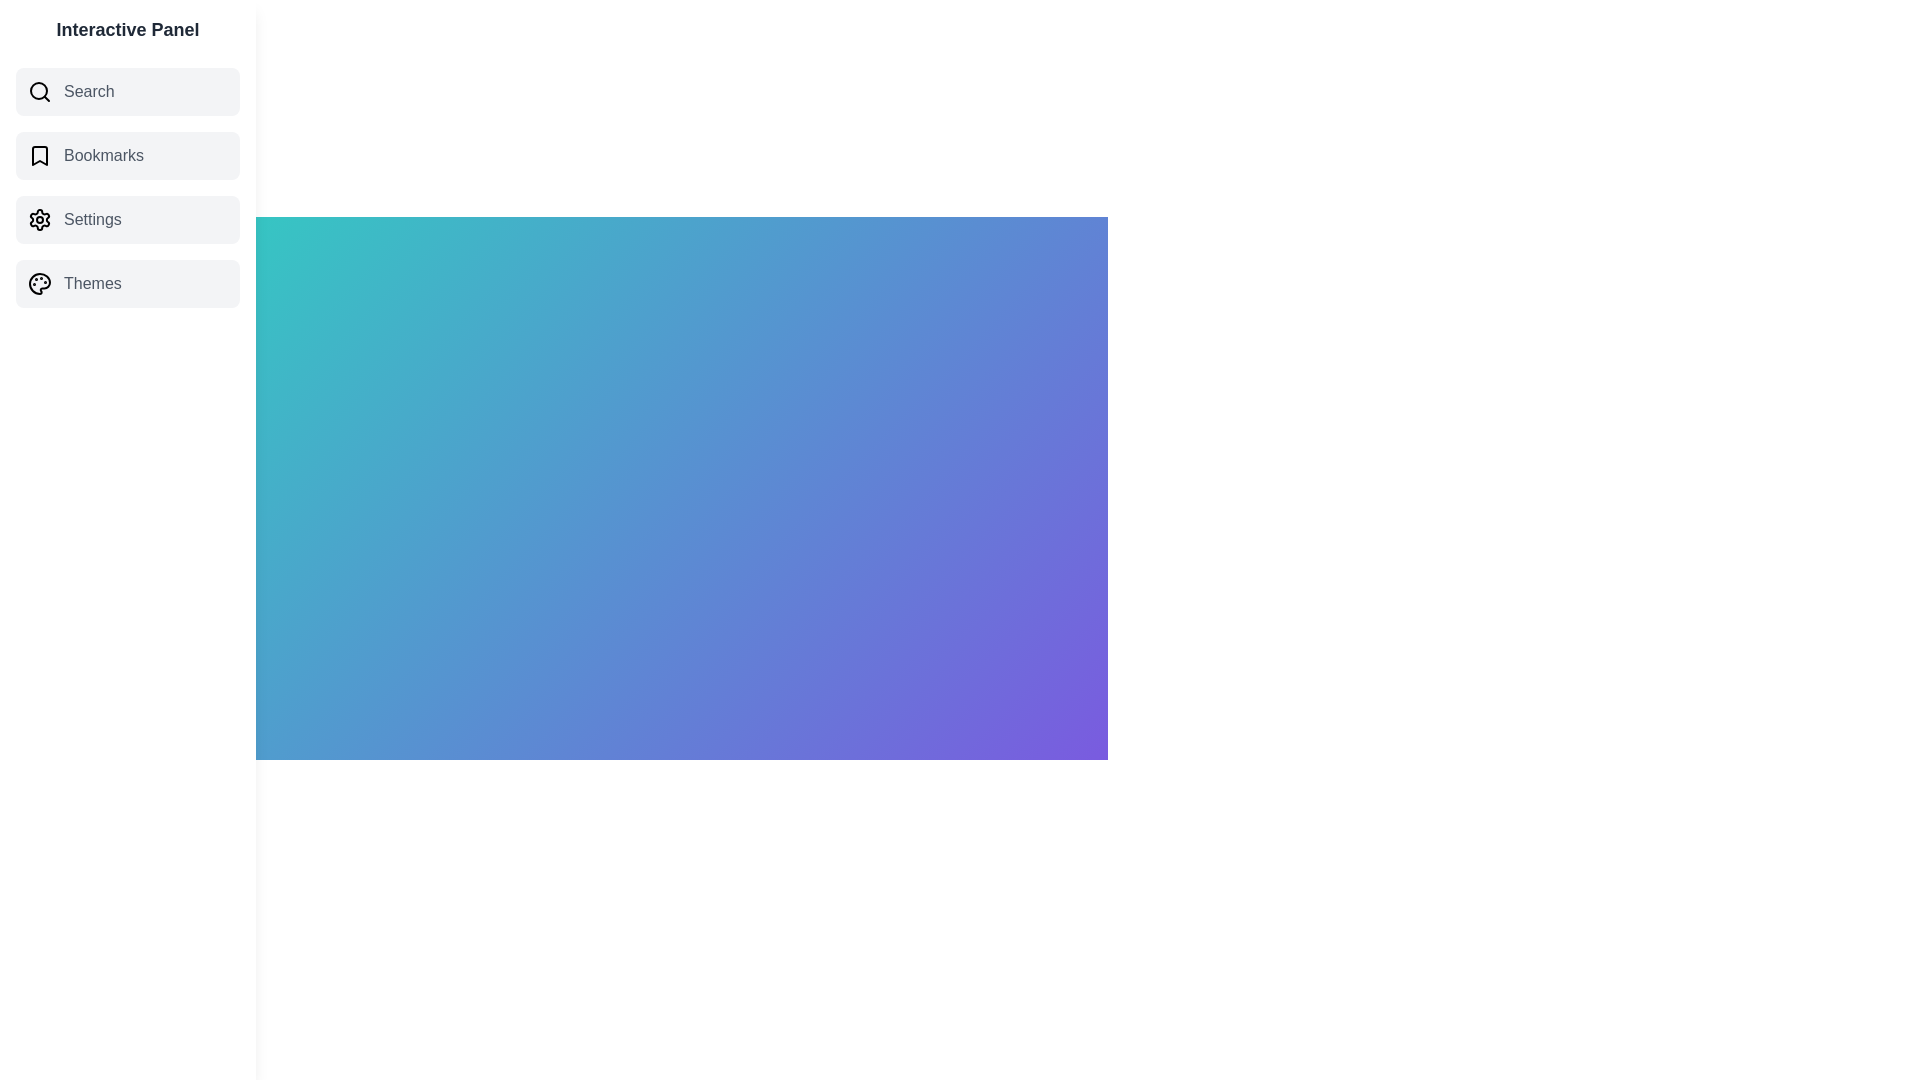 Image resolution: width=1920 pixels, height=1080 pixels. Describe the element at coordinates (127, 219) in the screenshot. I see `the category item Settings to see its hover effect` at that location.